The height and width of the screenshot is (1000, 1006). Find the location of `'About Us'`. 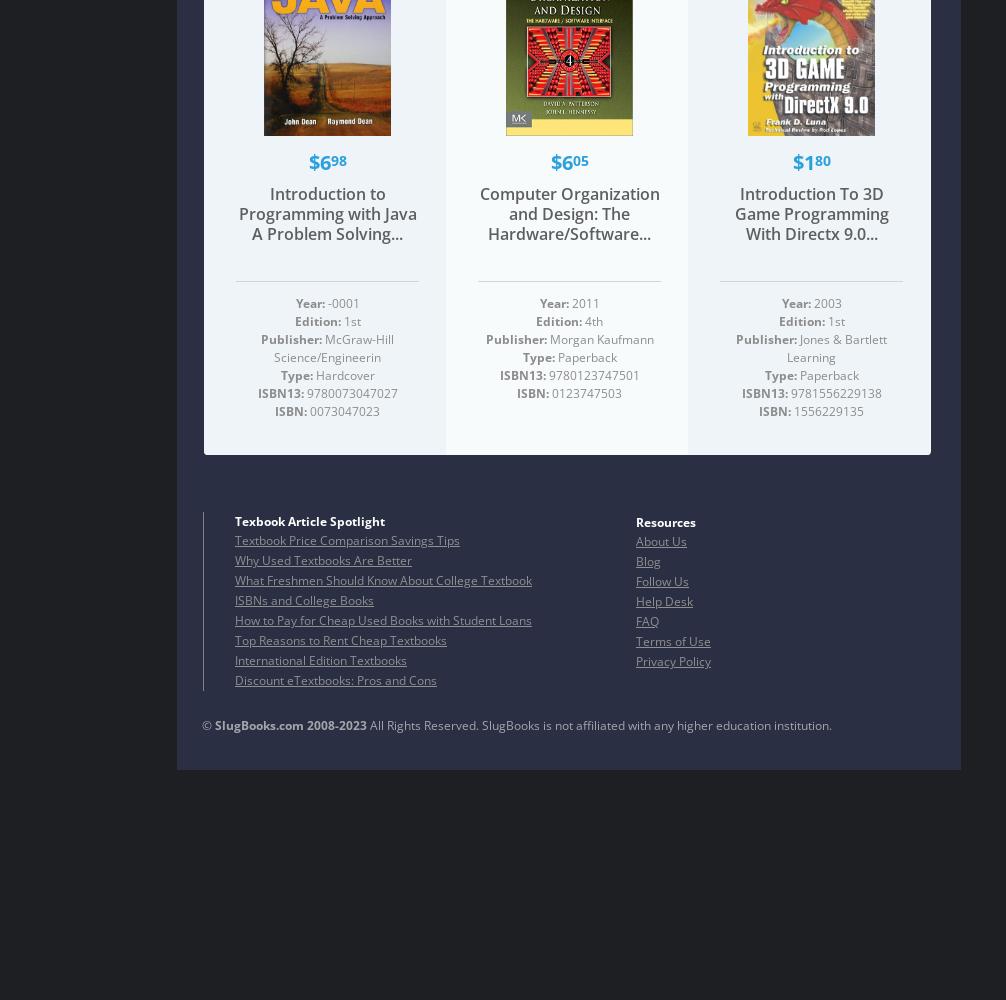

'About Us' is located at coordinates (661, 541).